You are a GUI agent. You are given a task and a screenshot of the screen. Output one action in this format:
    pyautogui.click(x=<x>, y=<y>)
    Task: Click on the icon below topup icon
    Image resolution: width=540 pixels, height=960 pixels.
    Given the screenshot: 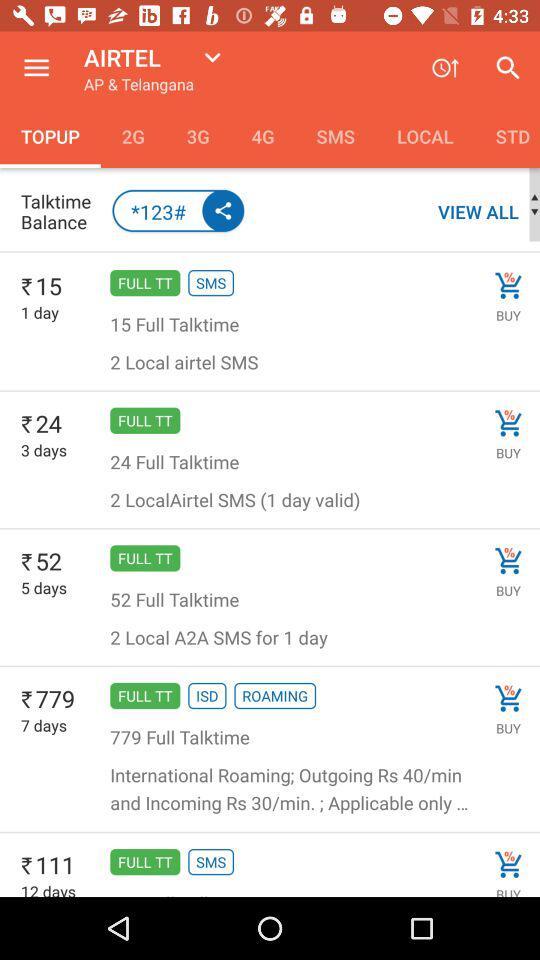 What is the action you would take?
    pyautogui.click(x=60, y=212)
    